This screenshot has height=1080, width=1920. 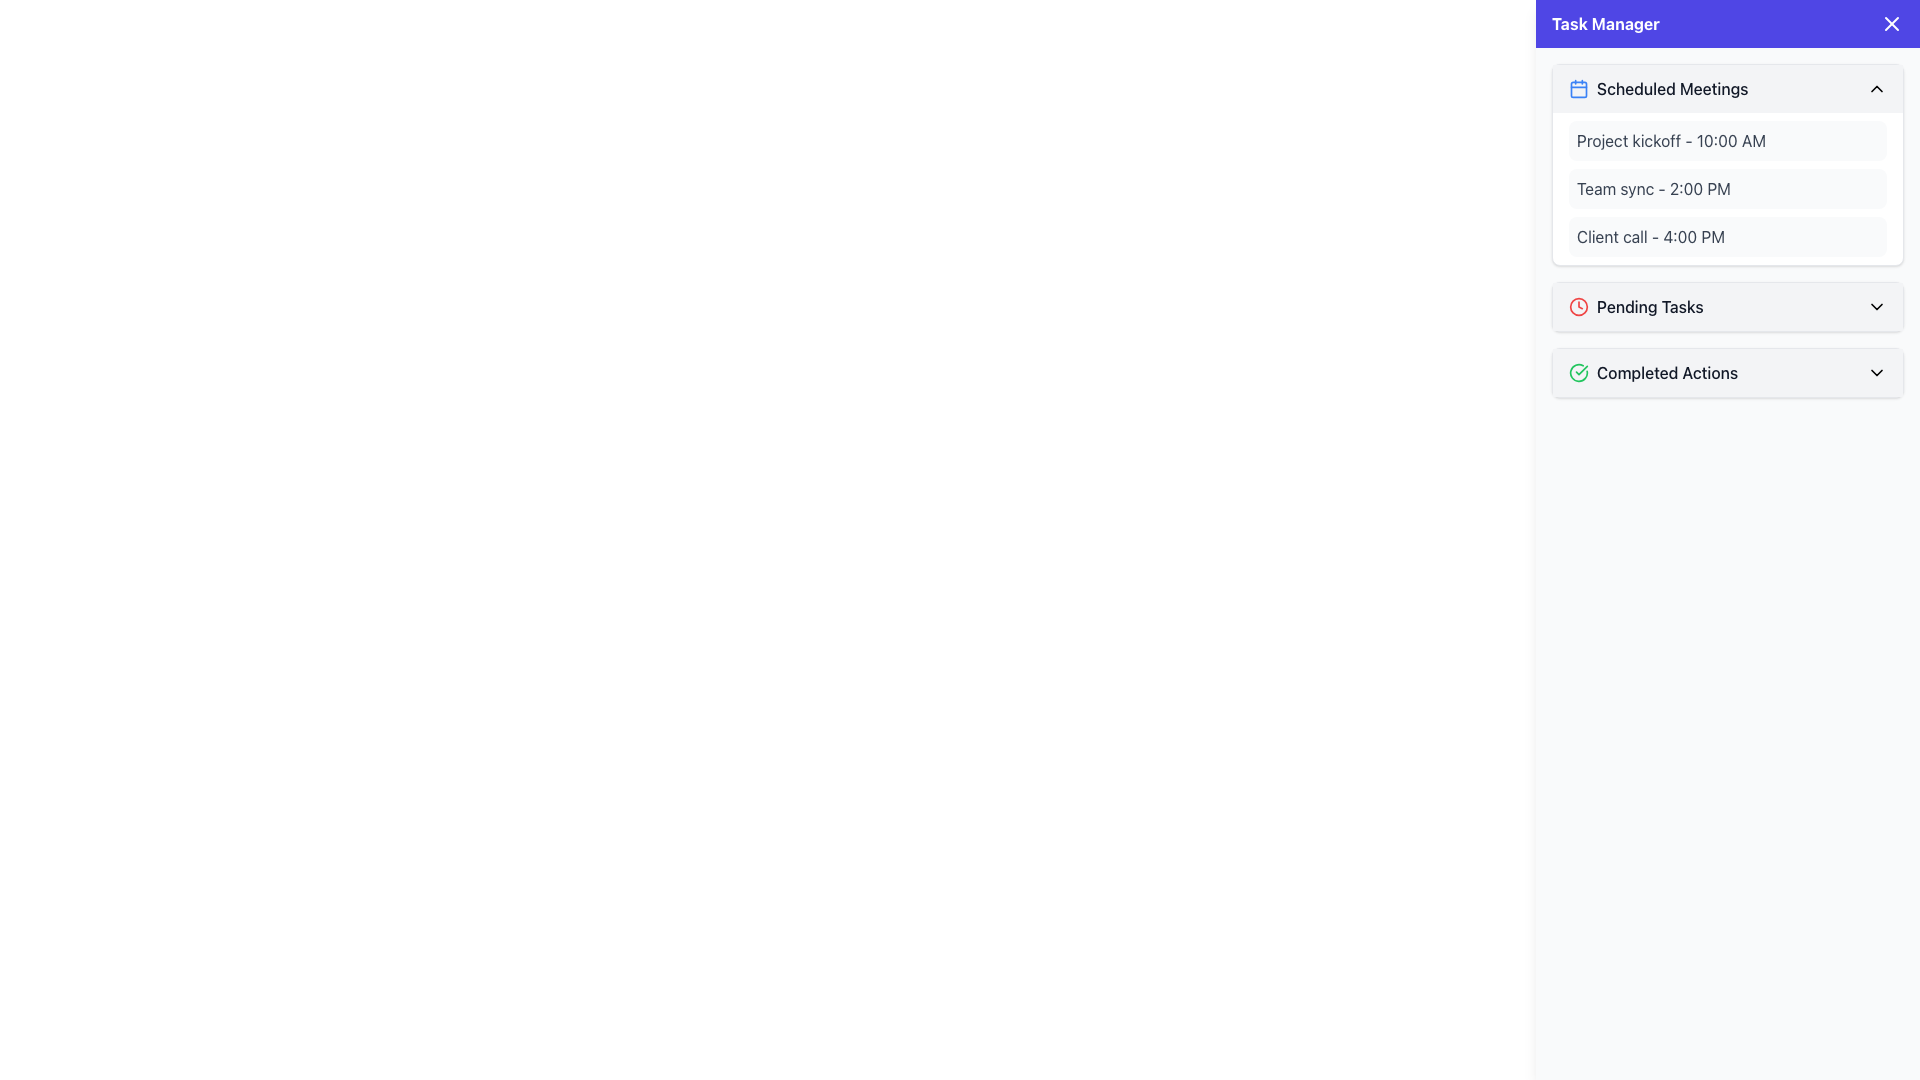 What do you see at coordinates (1671, 140) in the screenshot?
I see `the text label that reads 'Project kickoff - 10:00 AM' in gray font, located within the 'Scheduled Meetings' section of the 'Task Manager' panel` at bounding box center [1671, 140].